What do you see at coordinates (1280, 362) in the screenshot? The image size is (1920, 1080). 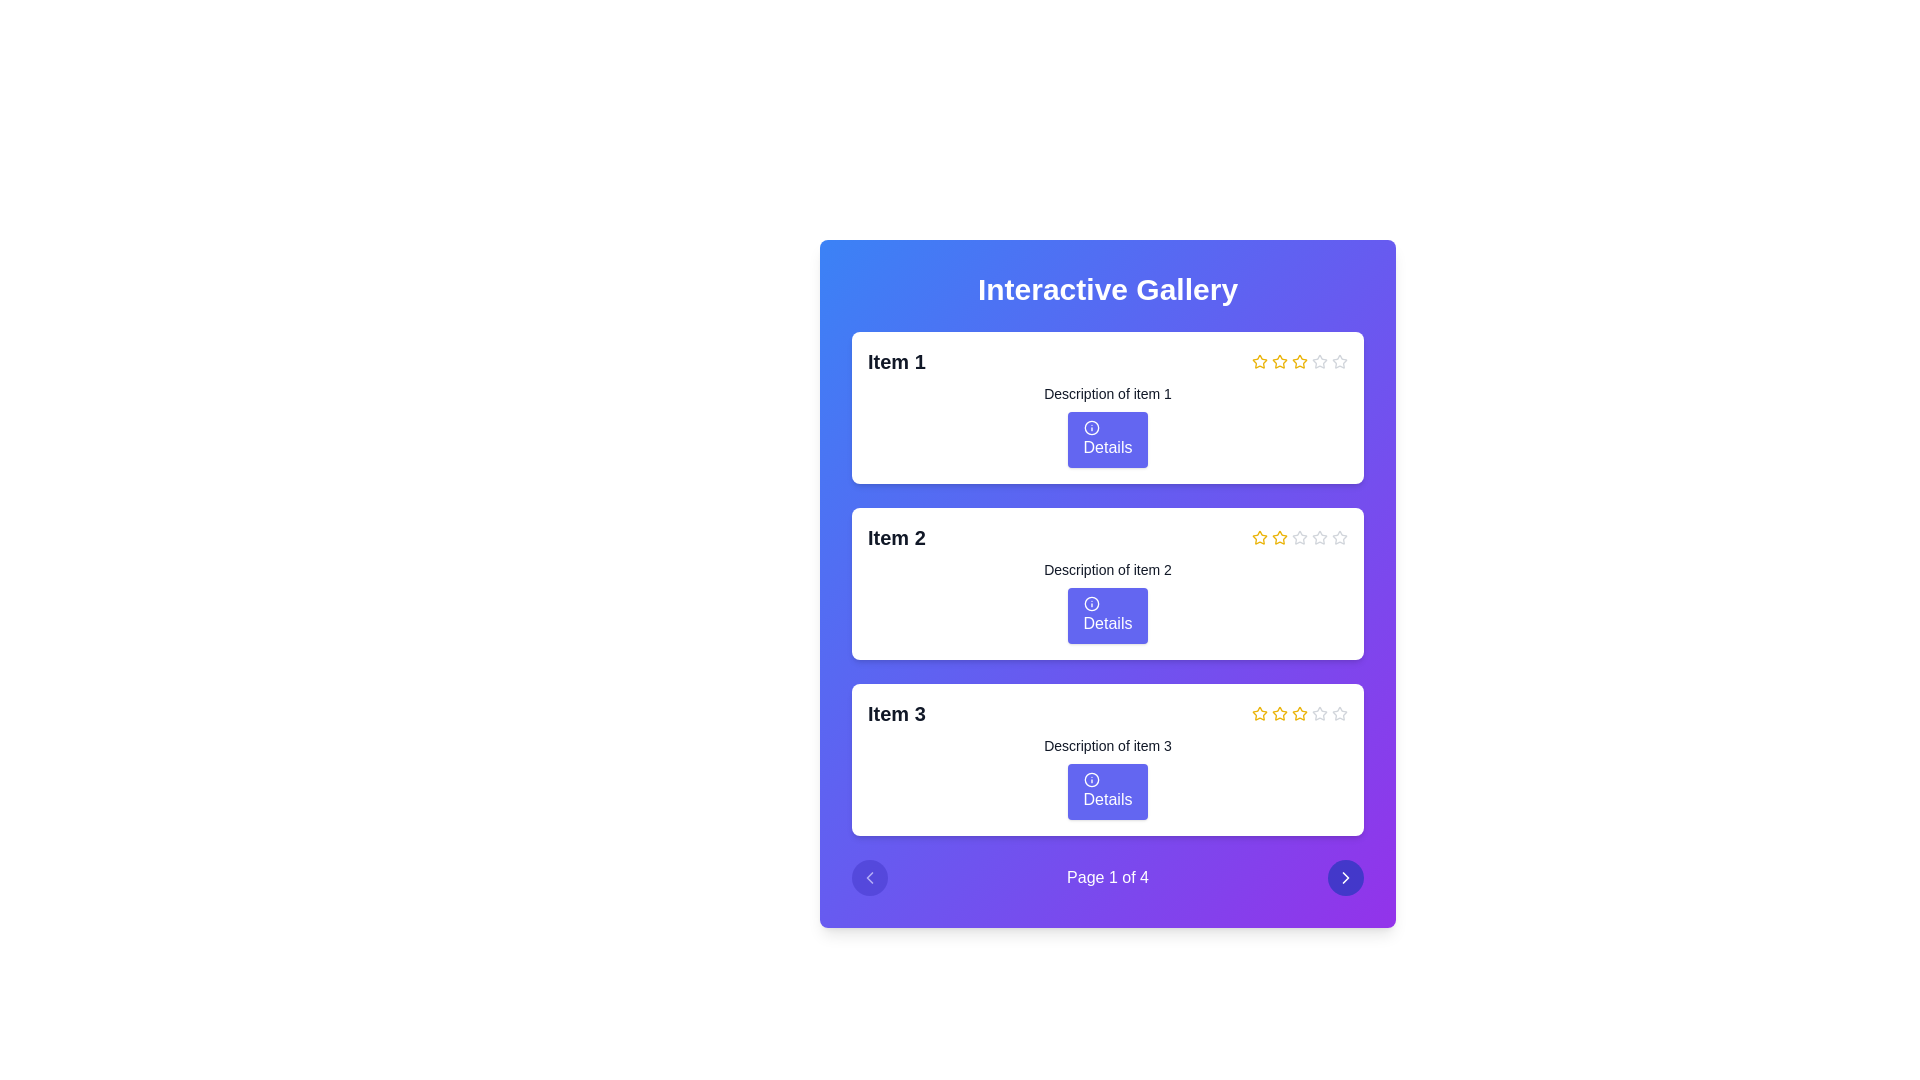 I see `the second star in the star rating indicator of the 'Item 1' card` at bounding box center [1280, 362].